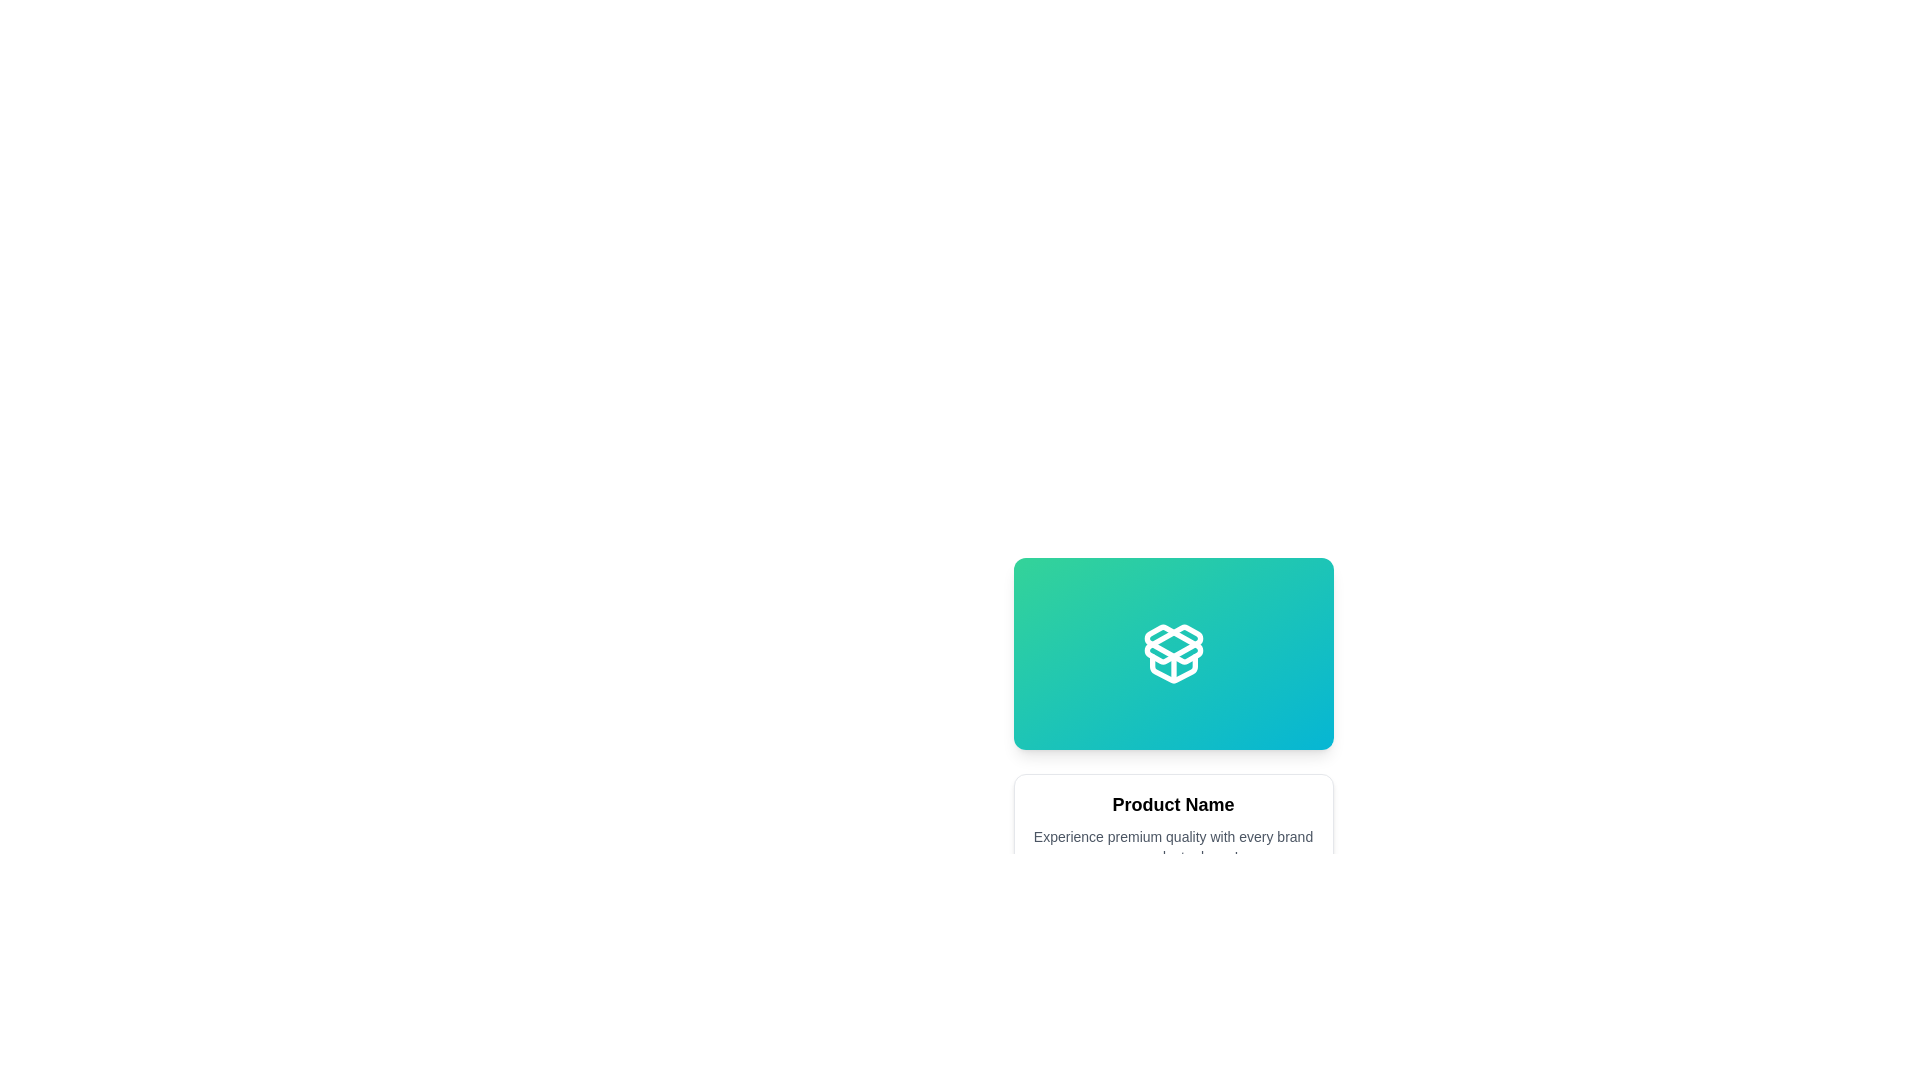 The image size is (1920, 1080). Describe the element at coordinates (1173, 644) in the screenshot. I see `the stylized white geometric diamond icon located in the center of a gradient background rectangle transitioning from green to blue` at that location.